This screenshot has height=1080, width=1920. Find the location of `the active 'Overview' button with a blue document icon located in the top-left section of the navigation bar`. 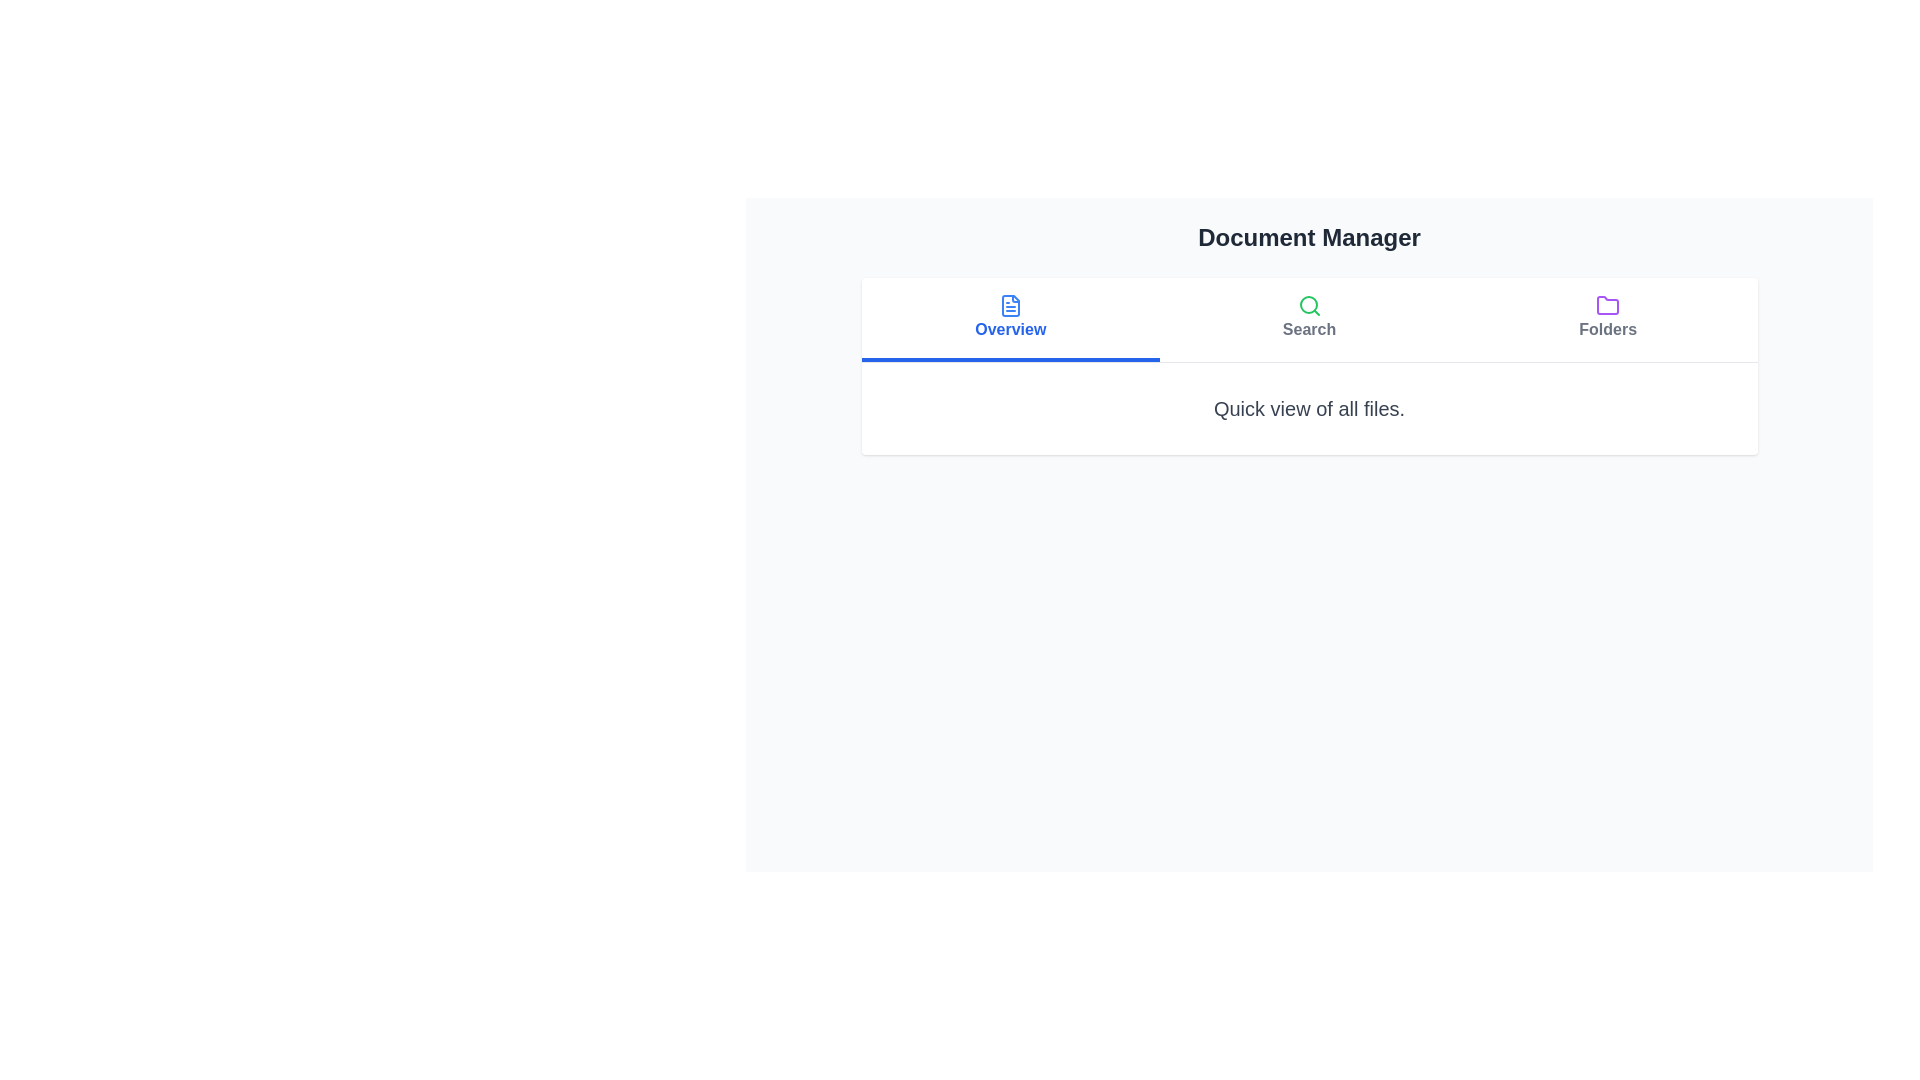

the active 'Overview' button with a blue document icon located in the top-left section of the navigation bar is located at coordinates (1010, 319).